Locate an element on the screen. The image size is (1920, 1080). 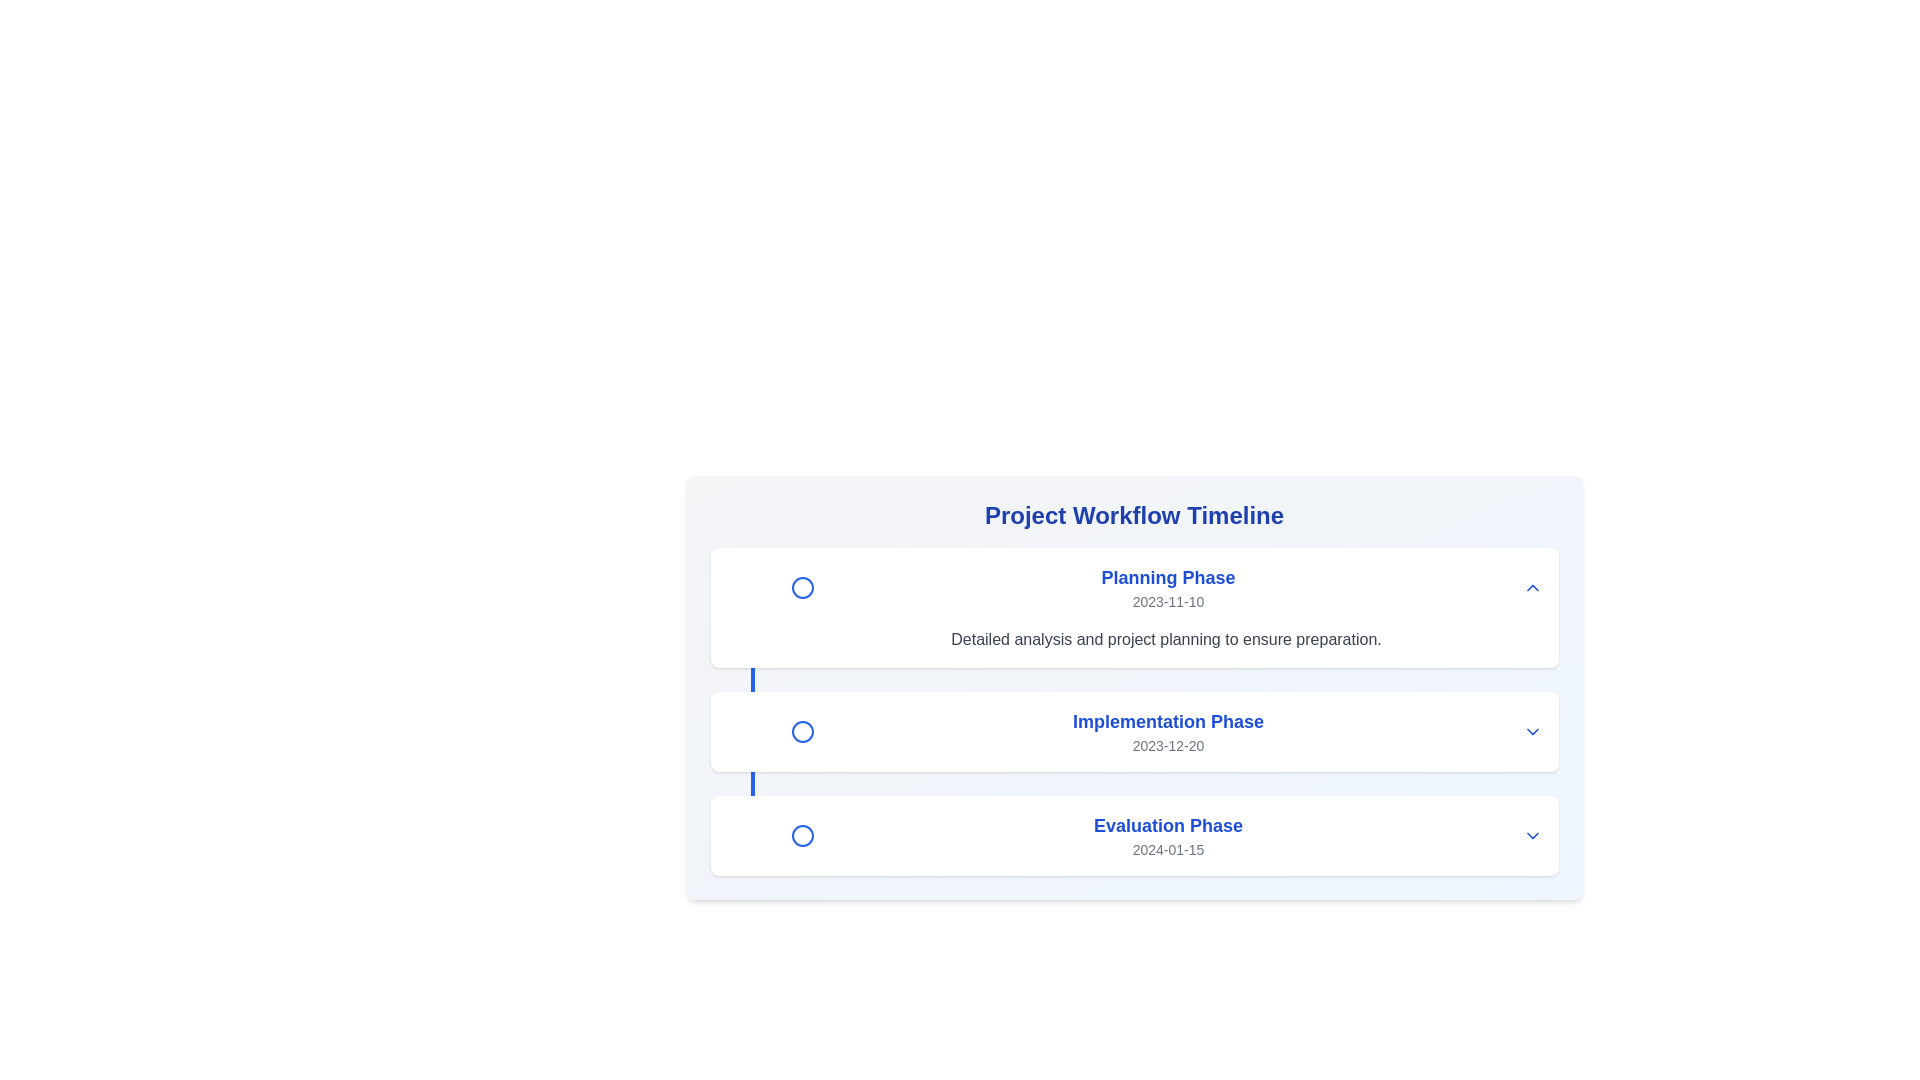
heading text 'Project Workflow Timeline' which is styled in bold, large, and centered blue font at the top of the section is located at coordinates (1134, 515).